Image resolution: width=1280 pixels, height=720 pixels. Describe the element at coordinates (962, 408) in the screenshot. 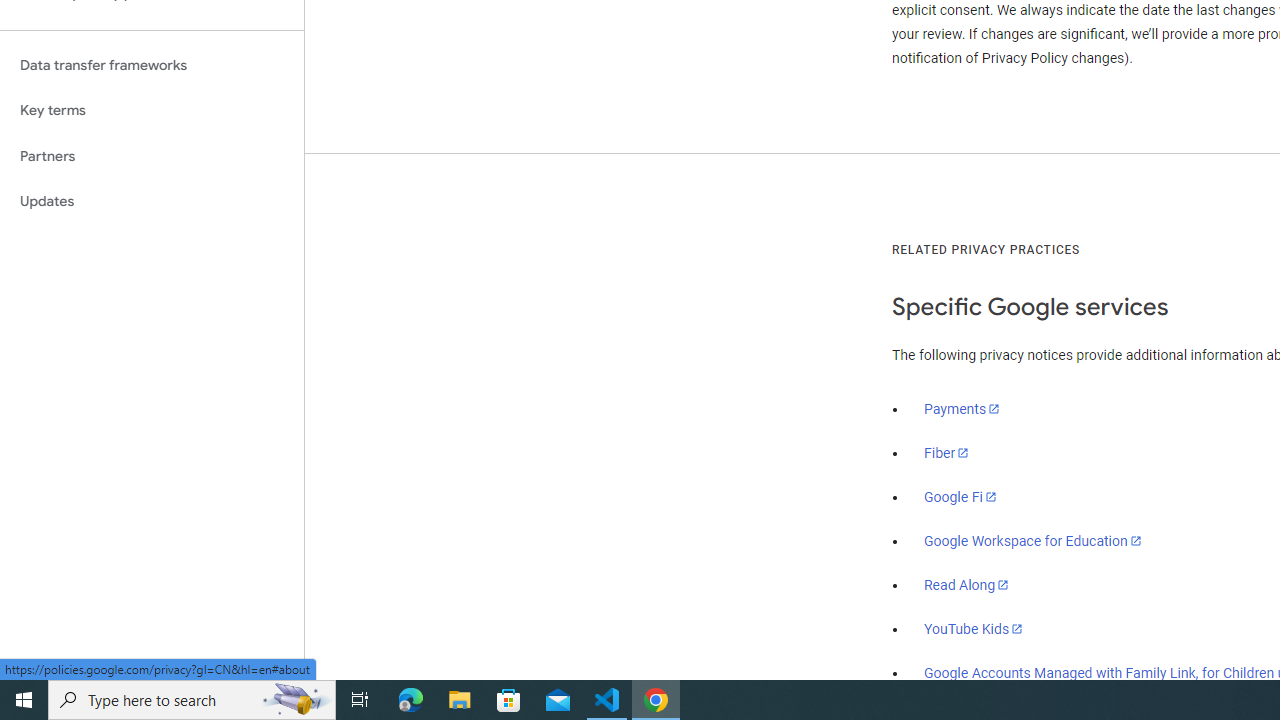

I see `'Payments'` at that location.